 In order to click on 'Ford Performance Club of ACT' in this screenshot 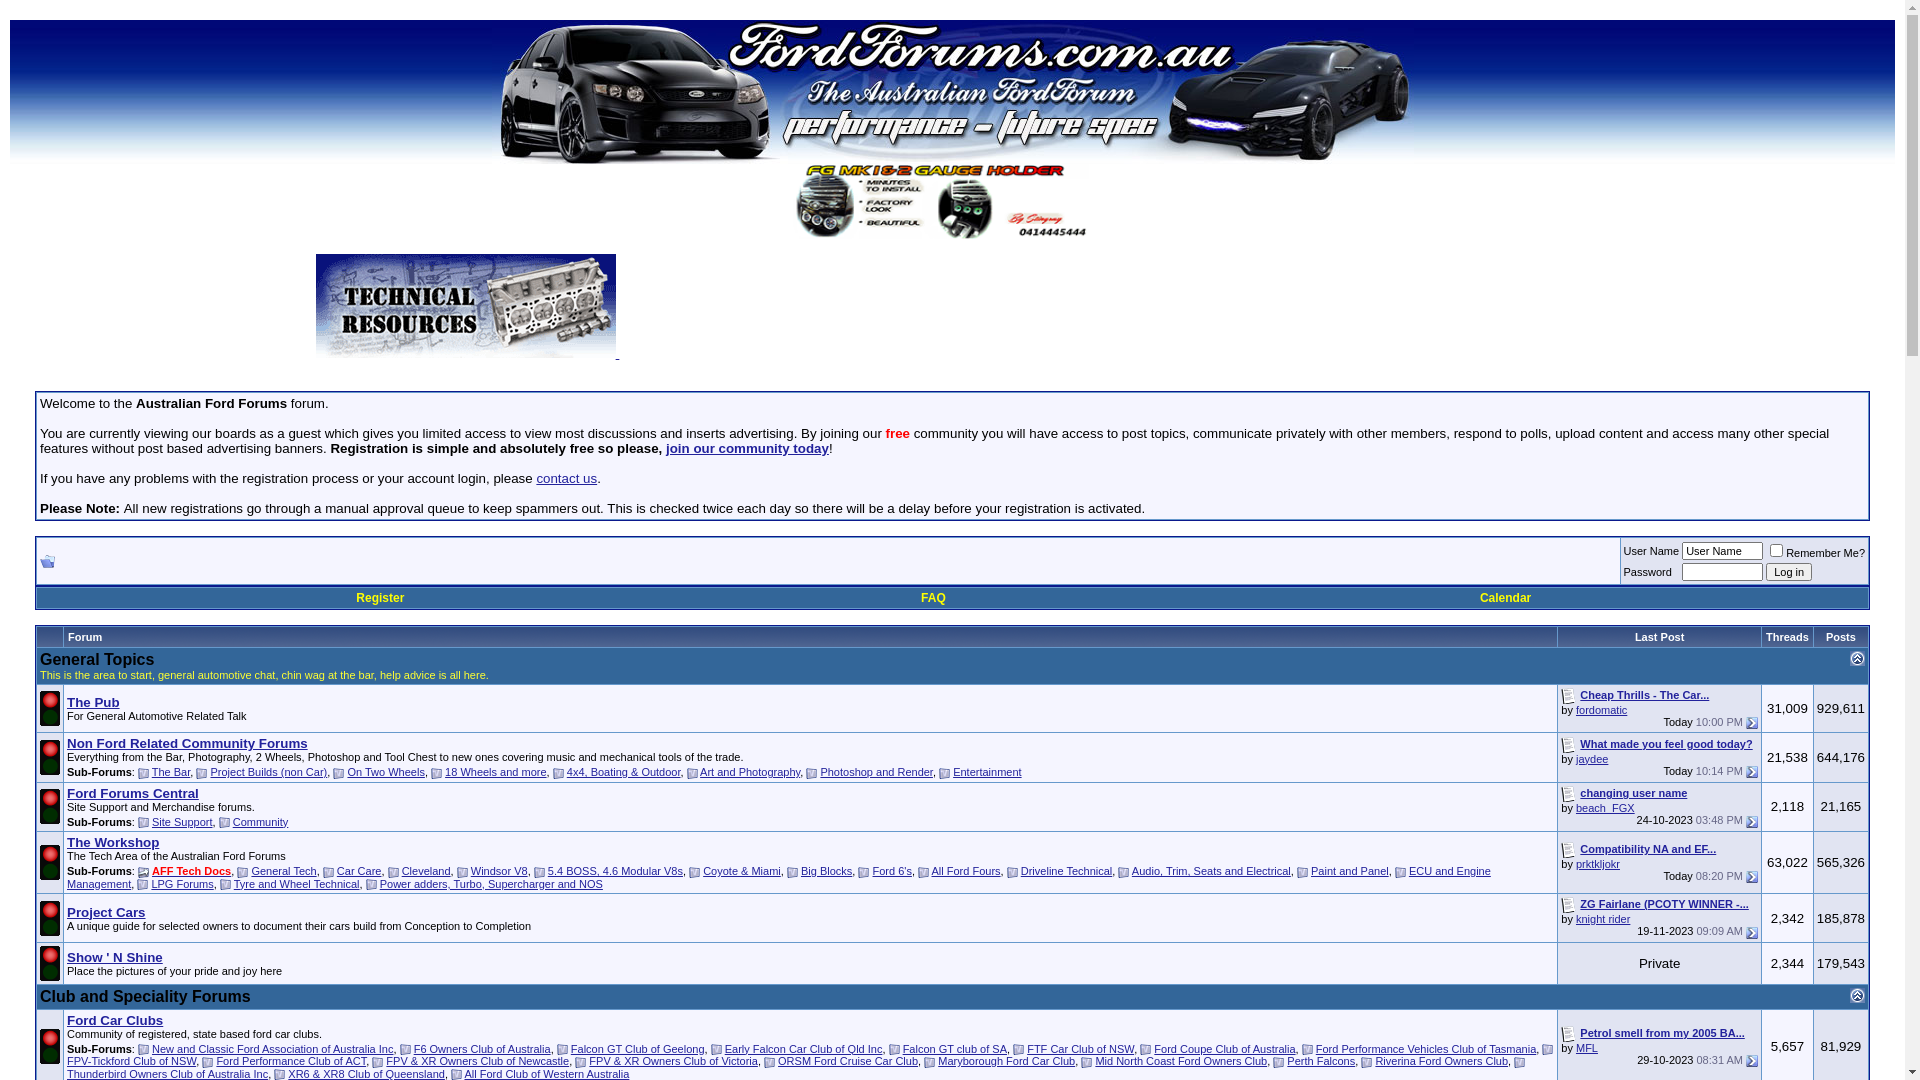, I will do `click(290, 1059)`.